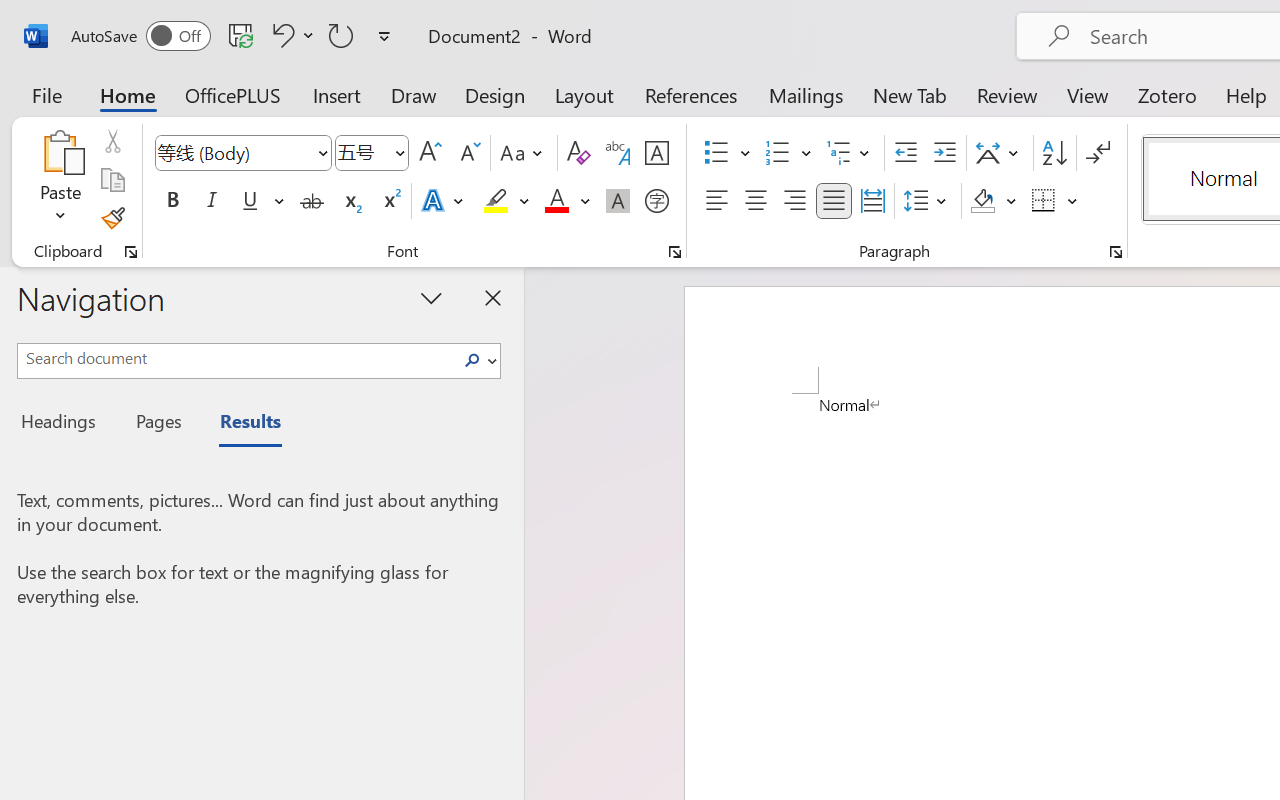  I want to click on 'Layout', so click(583, 94).